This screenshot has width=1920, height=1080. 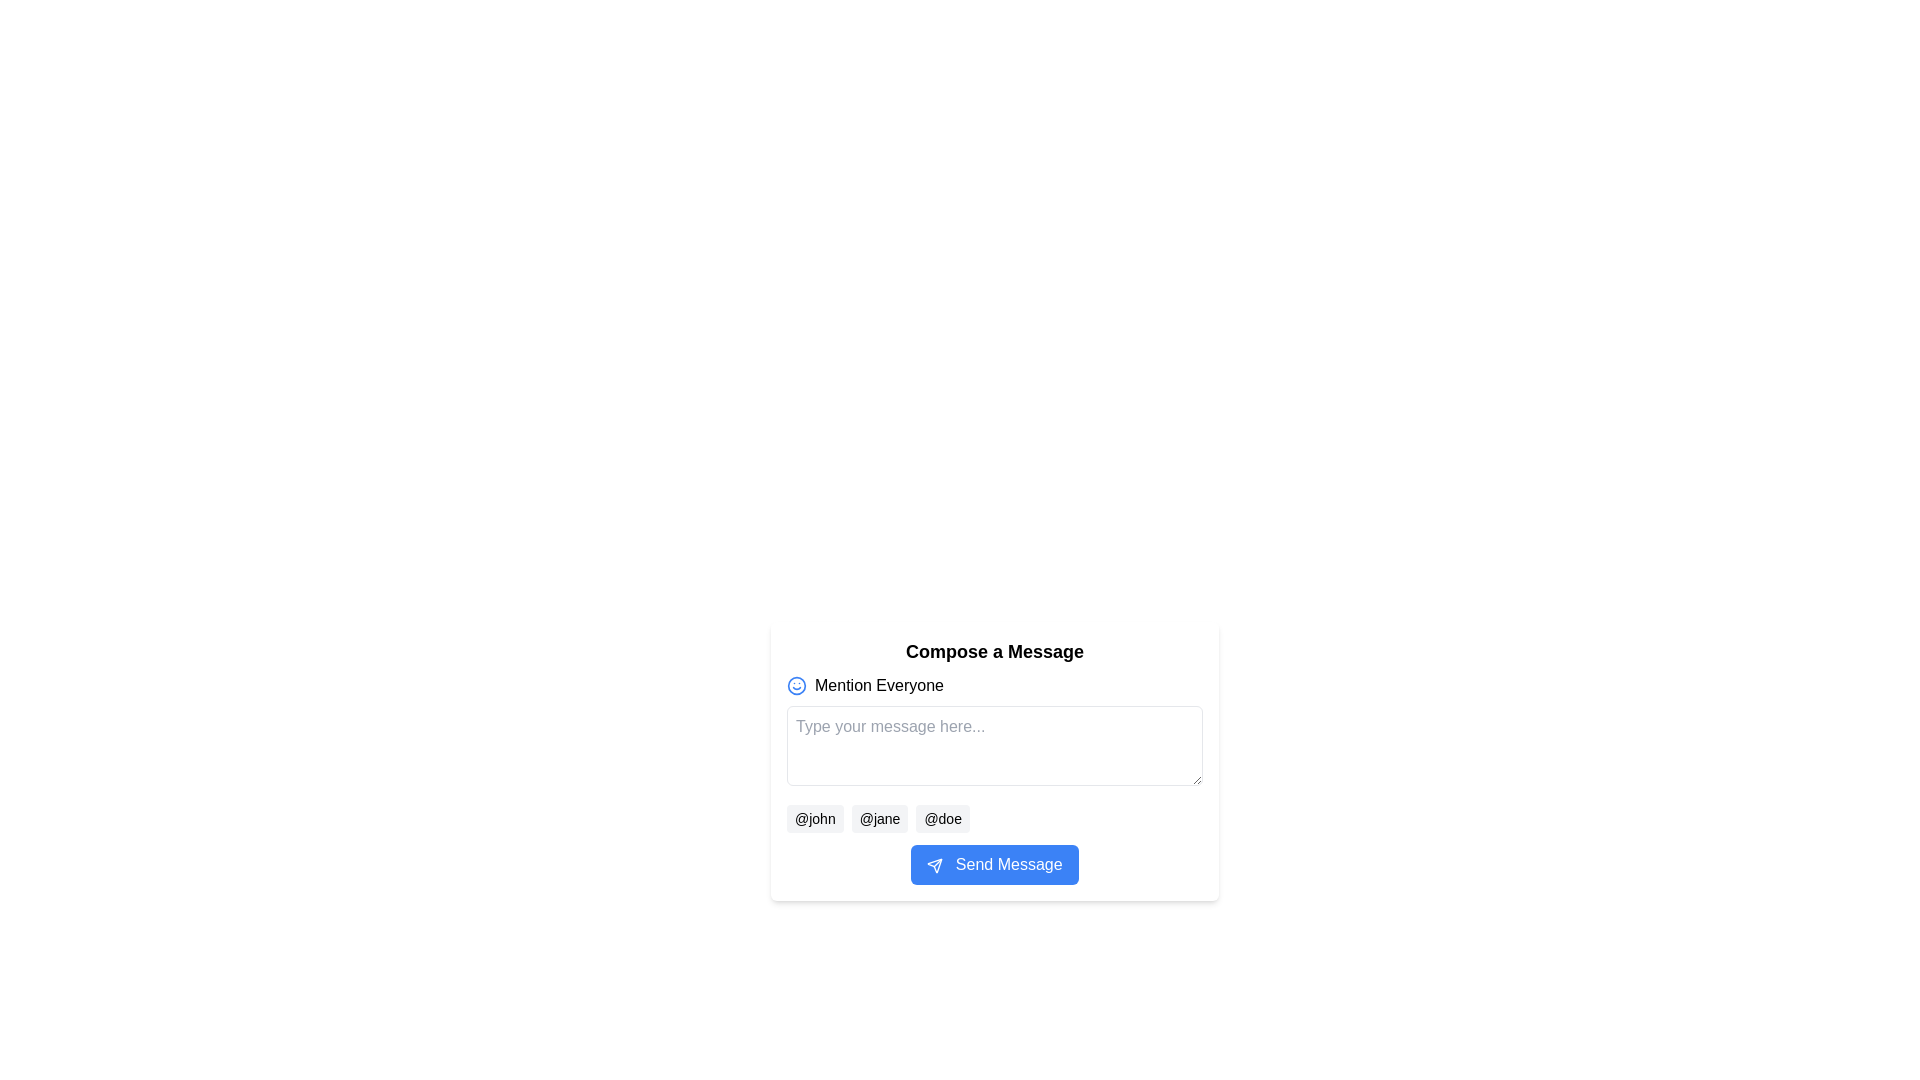 What do you see at coordinates (879, 818) in the screenshot?
I see `the '@jane' tag, which is the second pill-shaped tag in a group of three tags located beneath the message input box` at bounding box center [879, 818].